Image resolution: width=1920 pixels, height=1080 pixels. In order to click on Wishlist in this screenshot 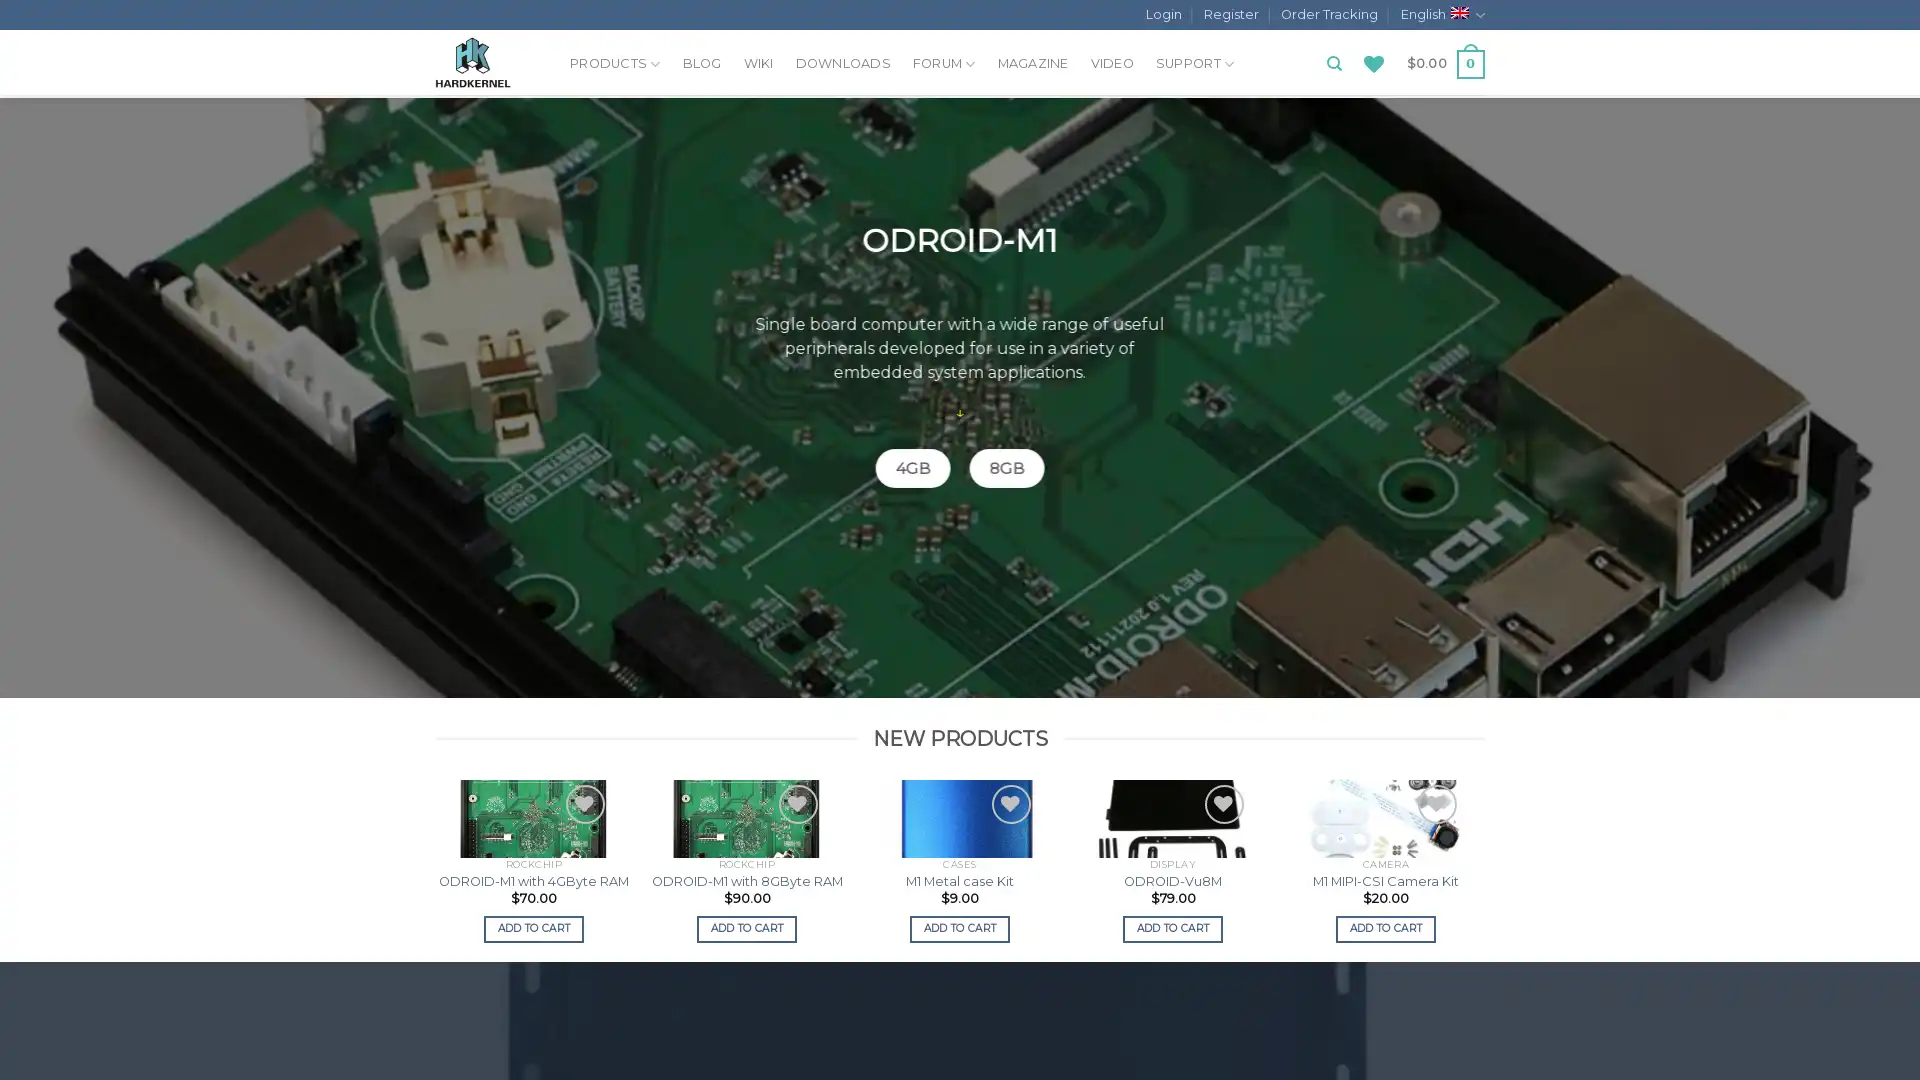, I will do `click(371, 803)`.